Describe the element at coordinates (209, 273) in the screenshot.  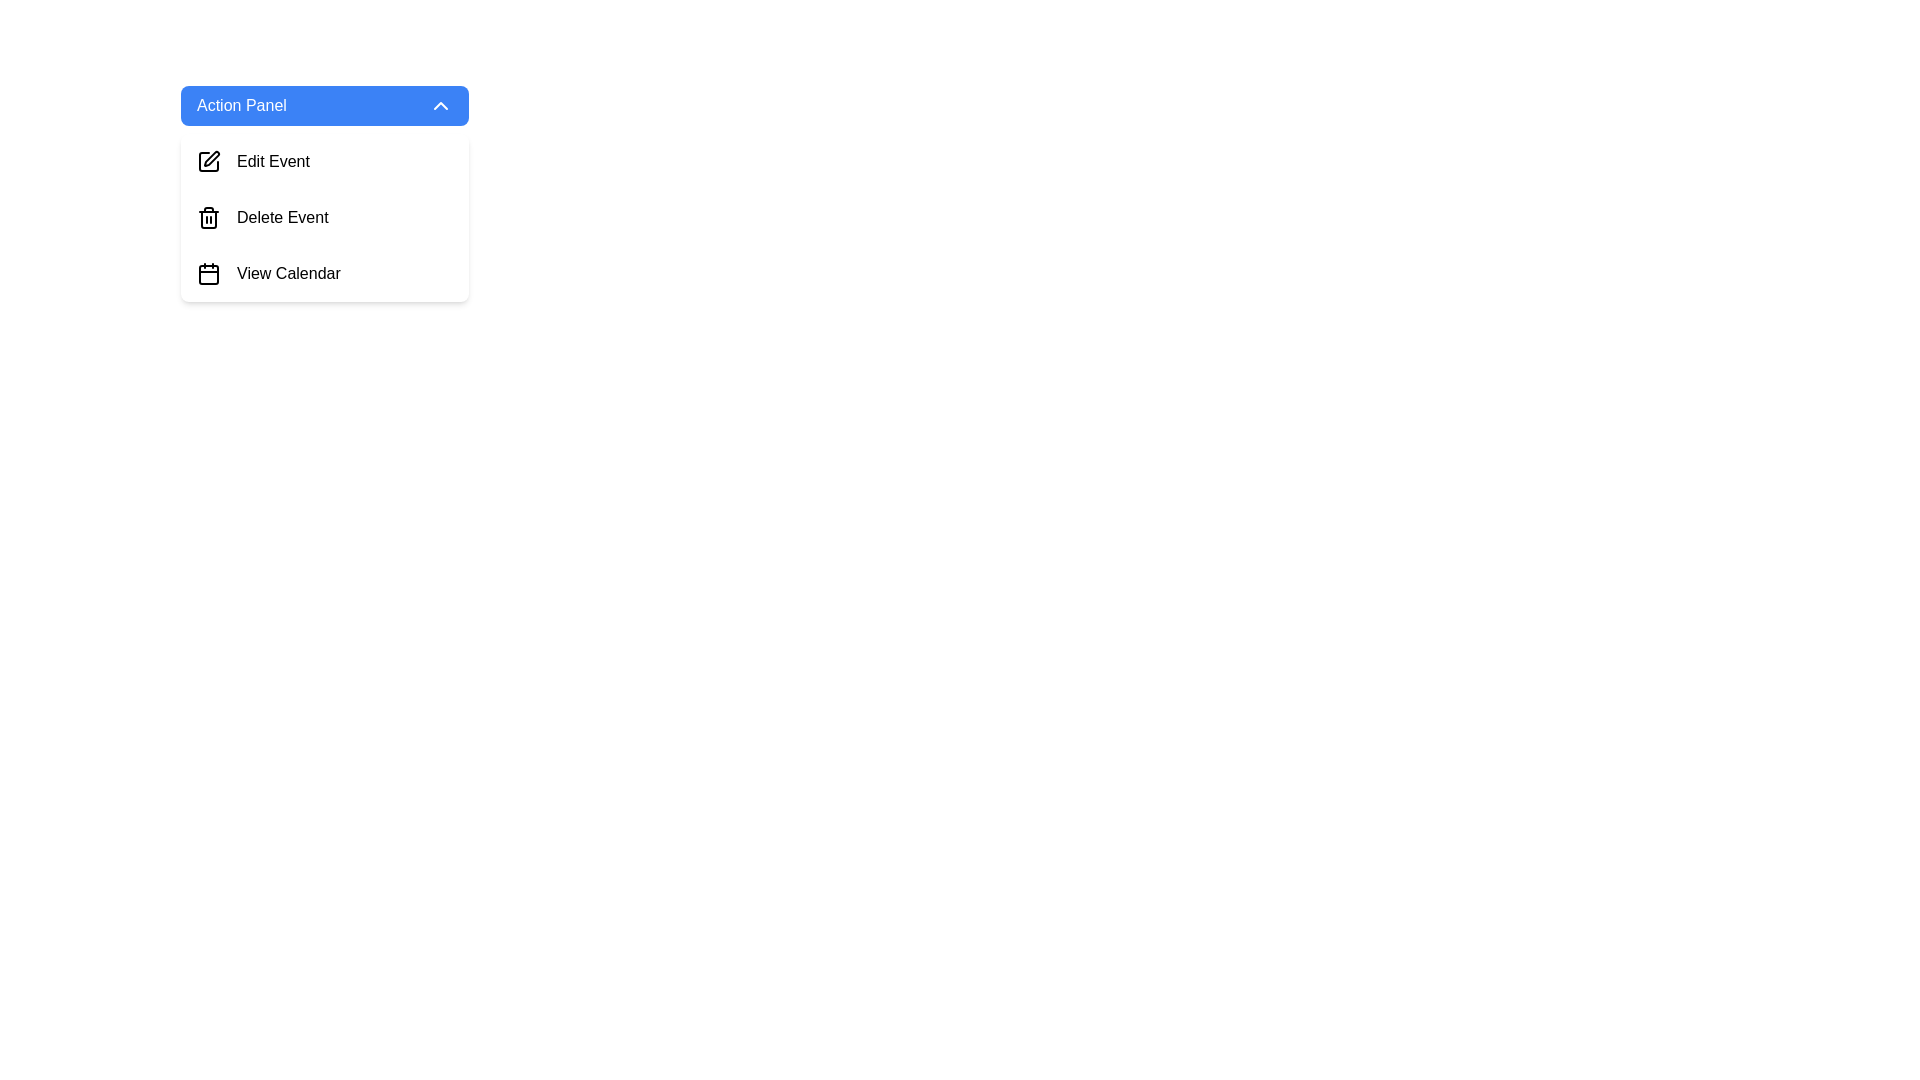
I see `the calendar icon which is a compact, minimalistic design with rounded corners` at that location.